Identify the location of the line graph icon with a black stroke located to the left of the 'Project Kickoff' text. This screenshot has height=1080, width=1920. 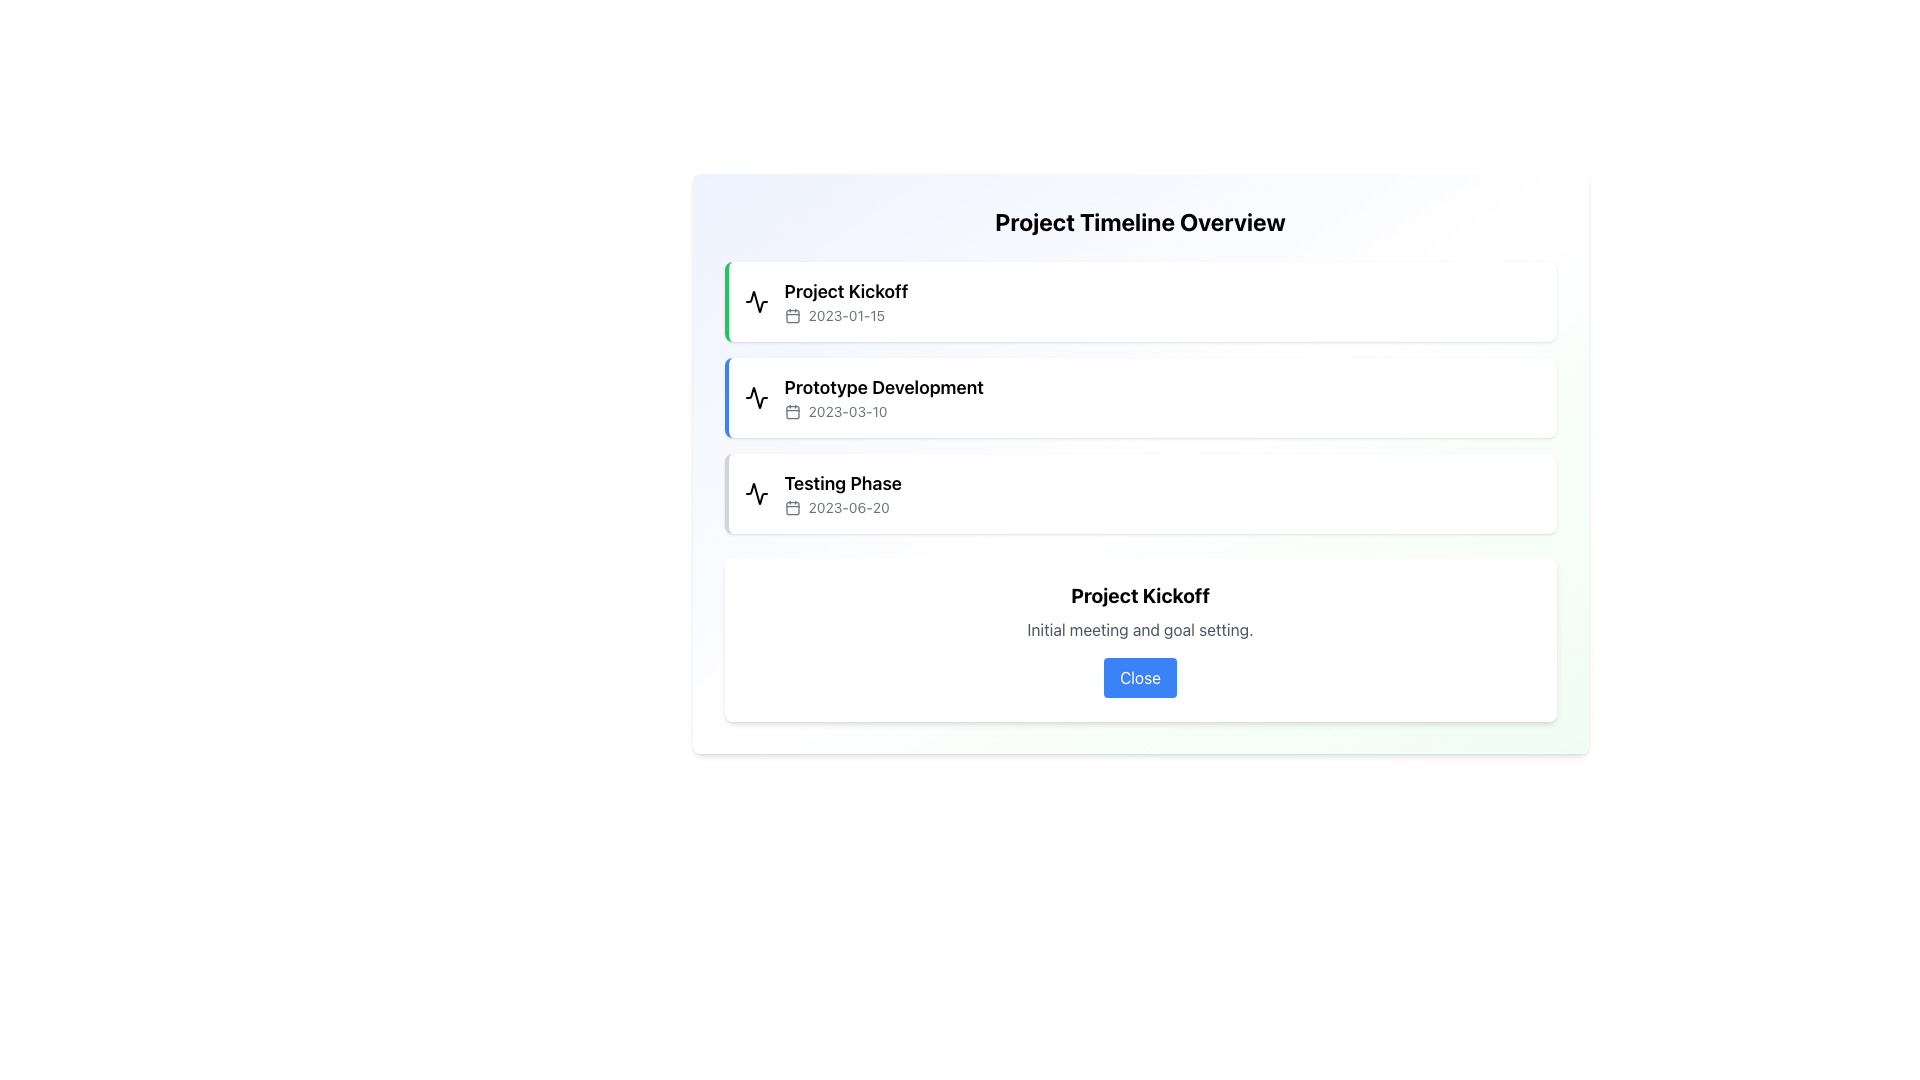
(755, 301).